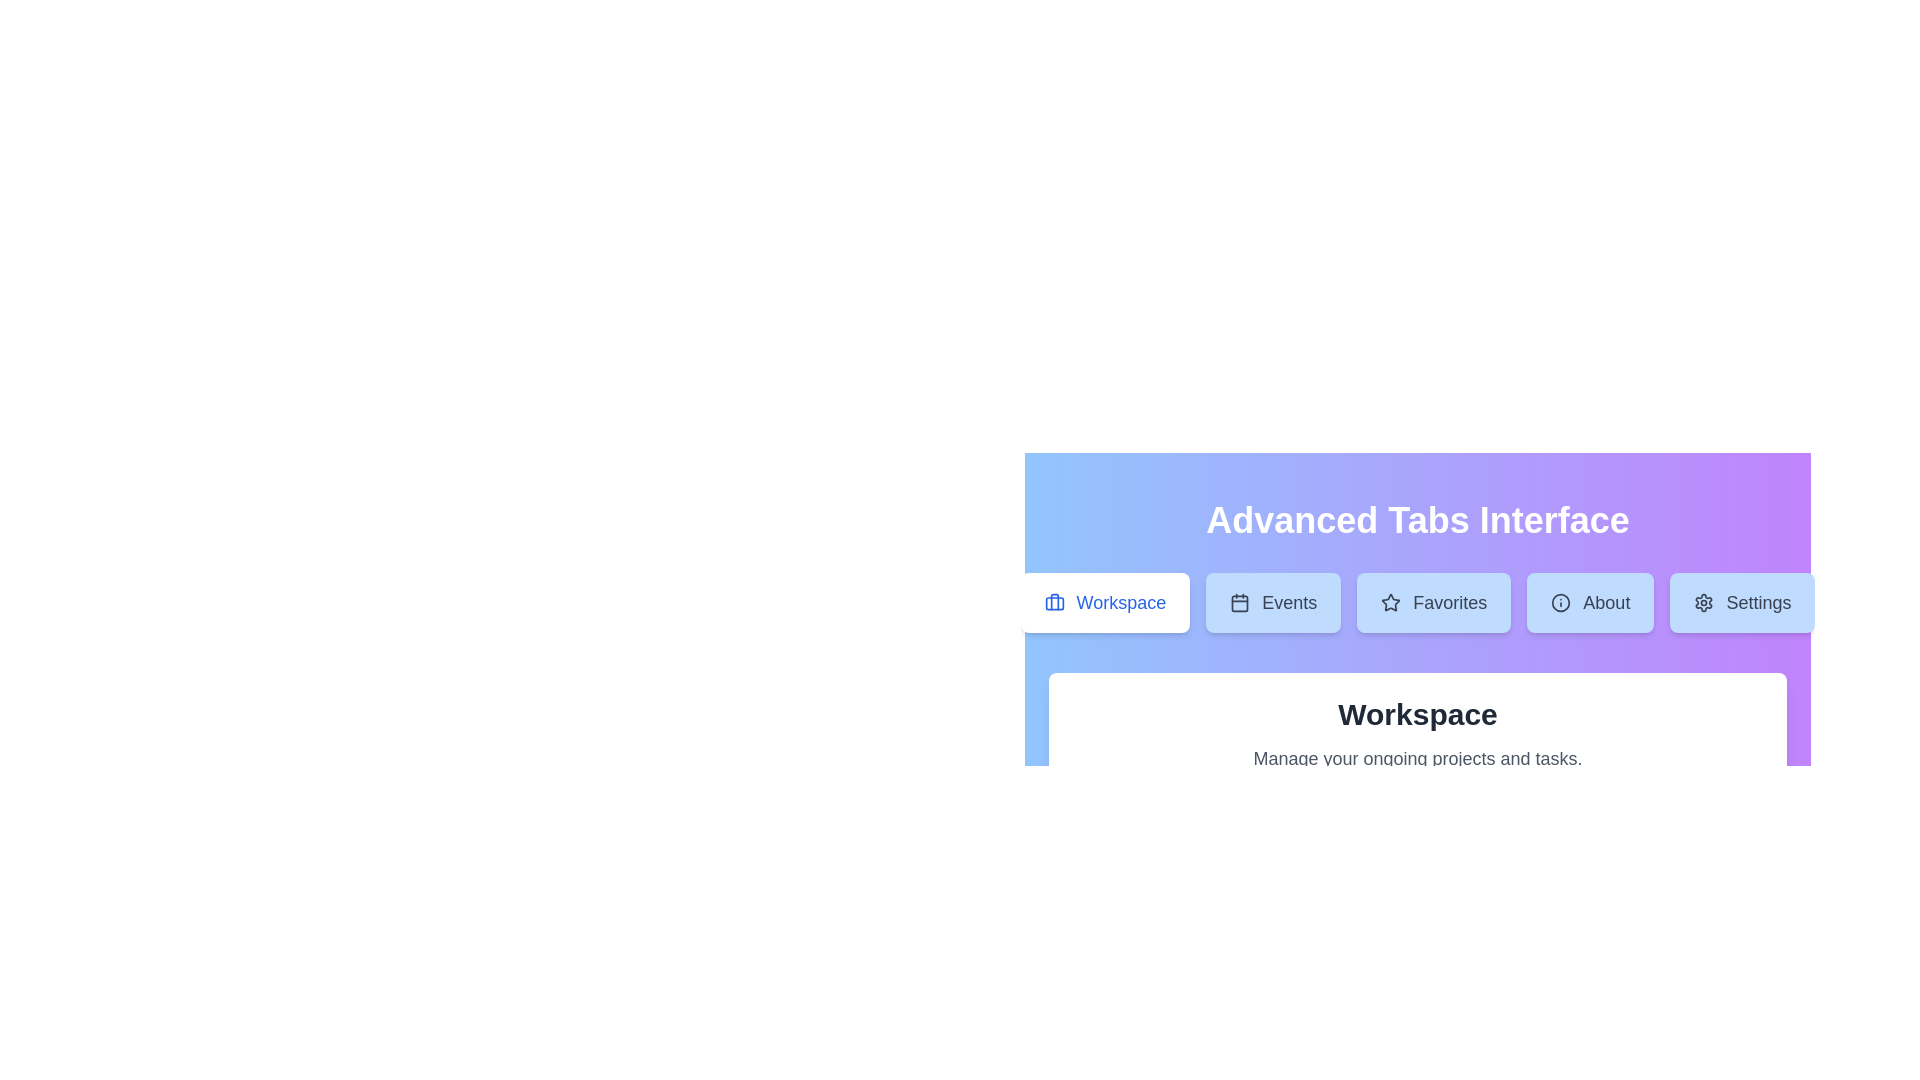 The image size is (1920, 1080). What do you see at coordinates (1741, 601) in the screenshot?
I see `the 'Settings' button located at the far right of the horizontal navigation bar` at bounding box center [1741, 601].